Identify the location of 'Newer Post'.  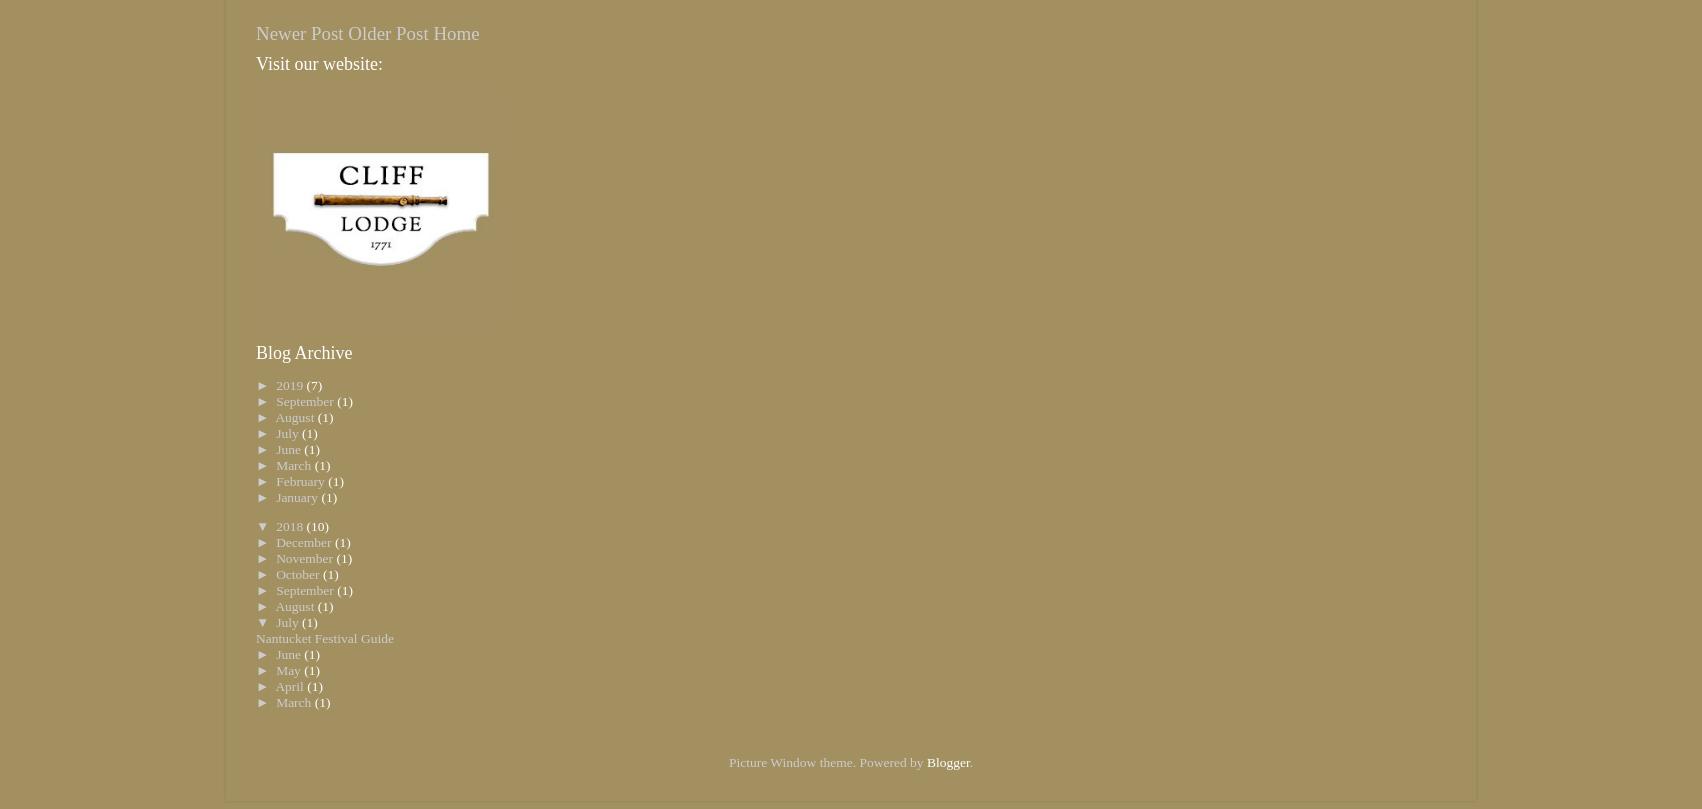
(299, 33).